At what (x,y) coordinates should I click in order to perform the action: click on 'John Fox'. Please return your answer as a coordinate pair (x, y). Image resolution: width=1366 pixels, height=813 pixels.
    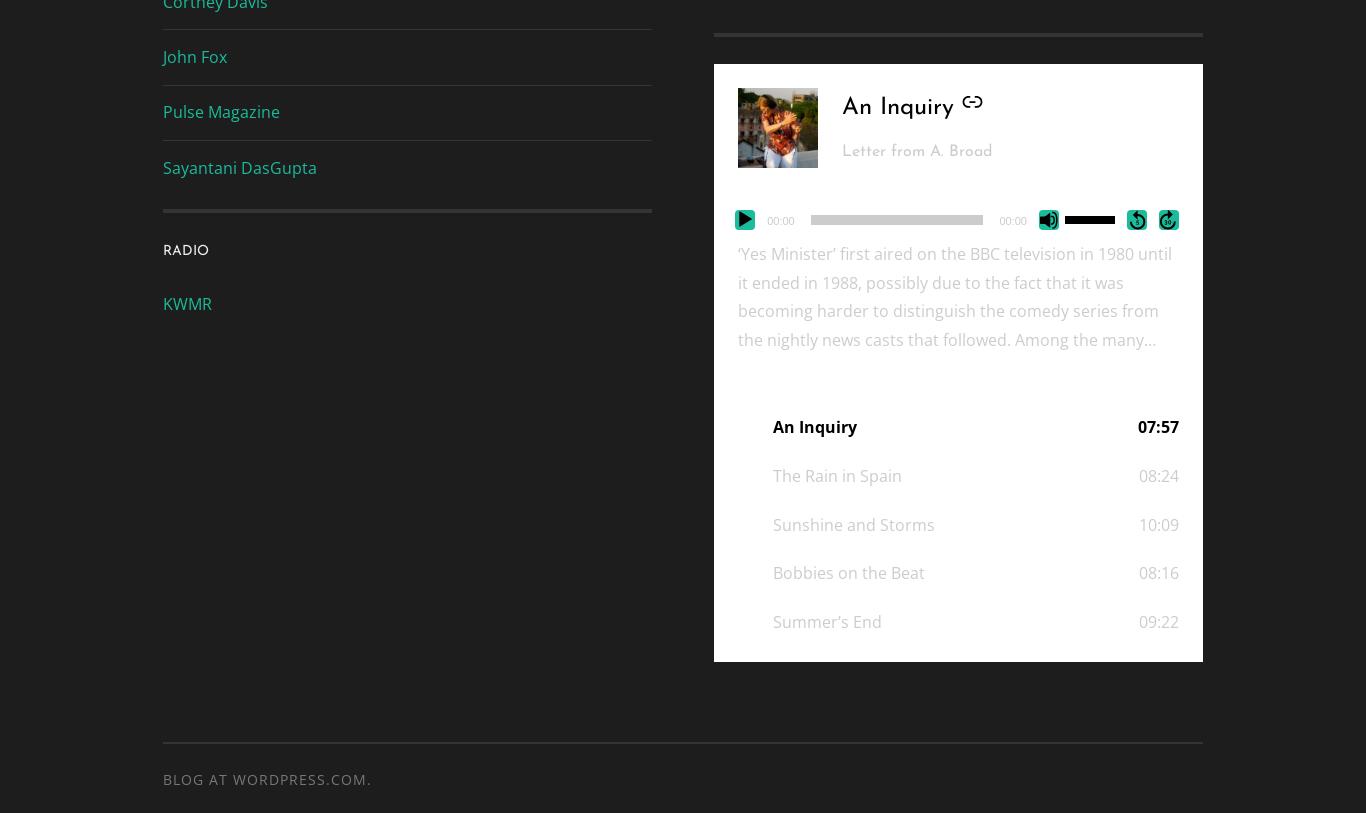
    Looking at the image, I should click on (194, 55).